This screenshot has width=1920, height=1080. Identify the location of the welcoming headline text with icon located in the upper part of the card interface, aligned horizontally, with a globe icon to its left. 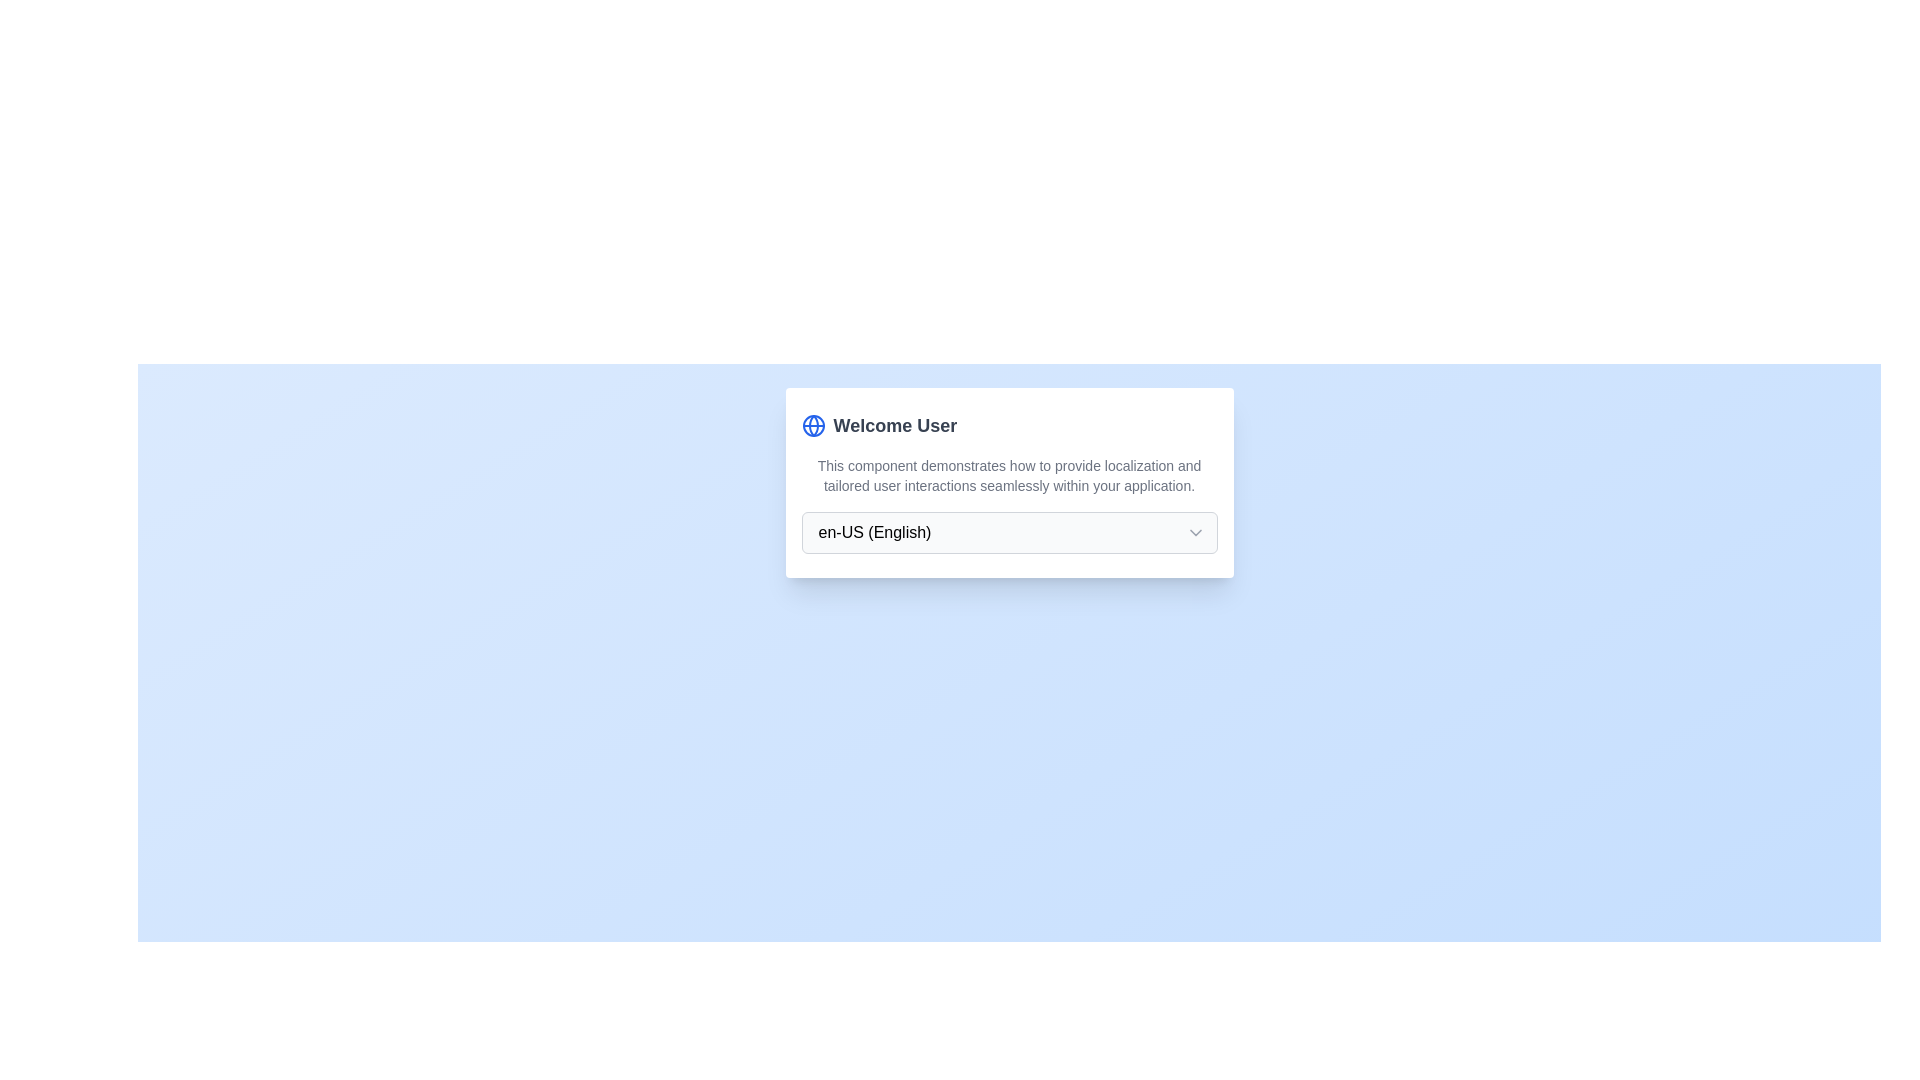
(879, 424).